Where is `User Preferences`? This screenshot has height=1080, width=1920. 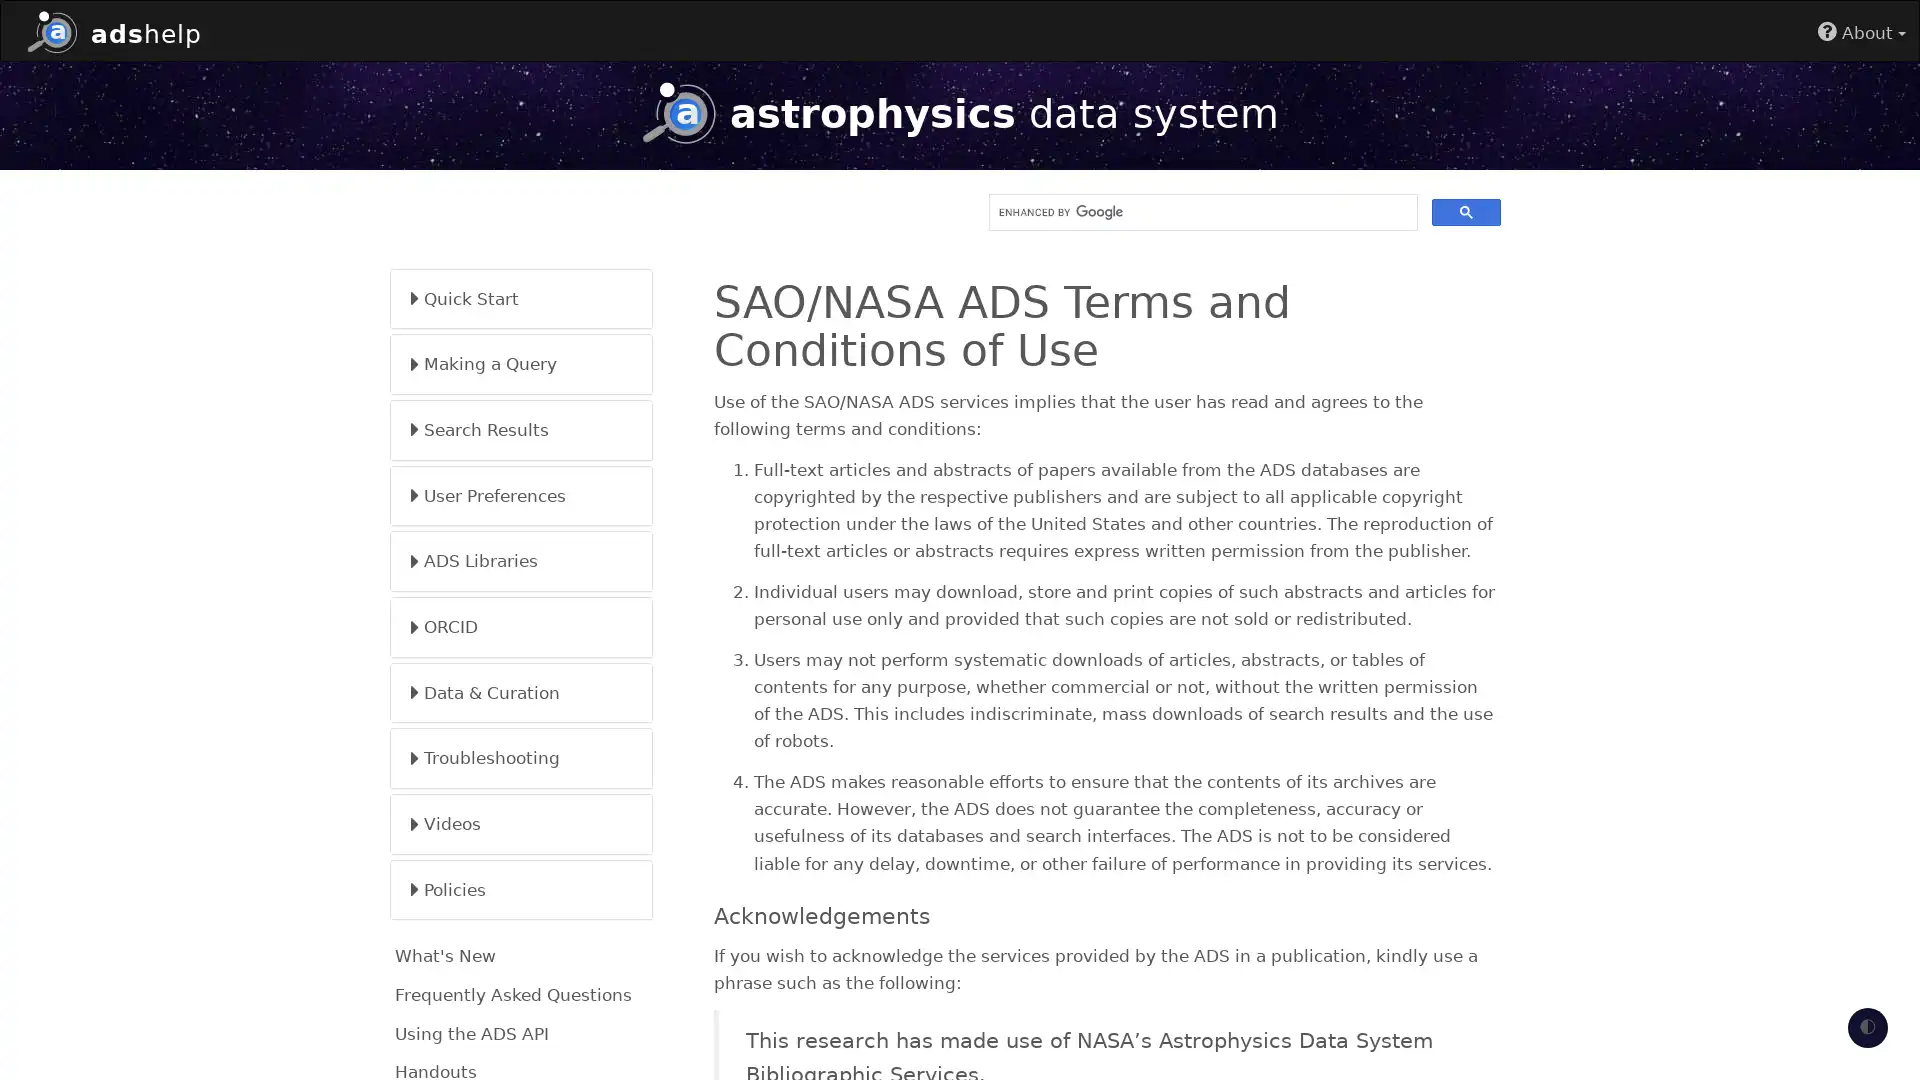 User Preferences is located at coordinates (521, 495).